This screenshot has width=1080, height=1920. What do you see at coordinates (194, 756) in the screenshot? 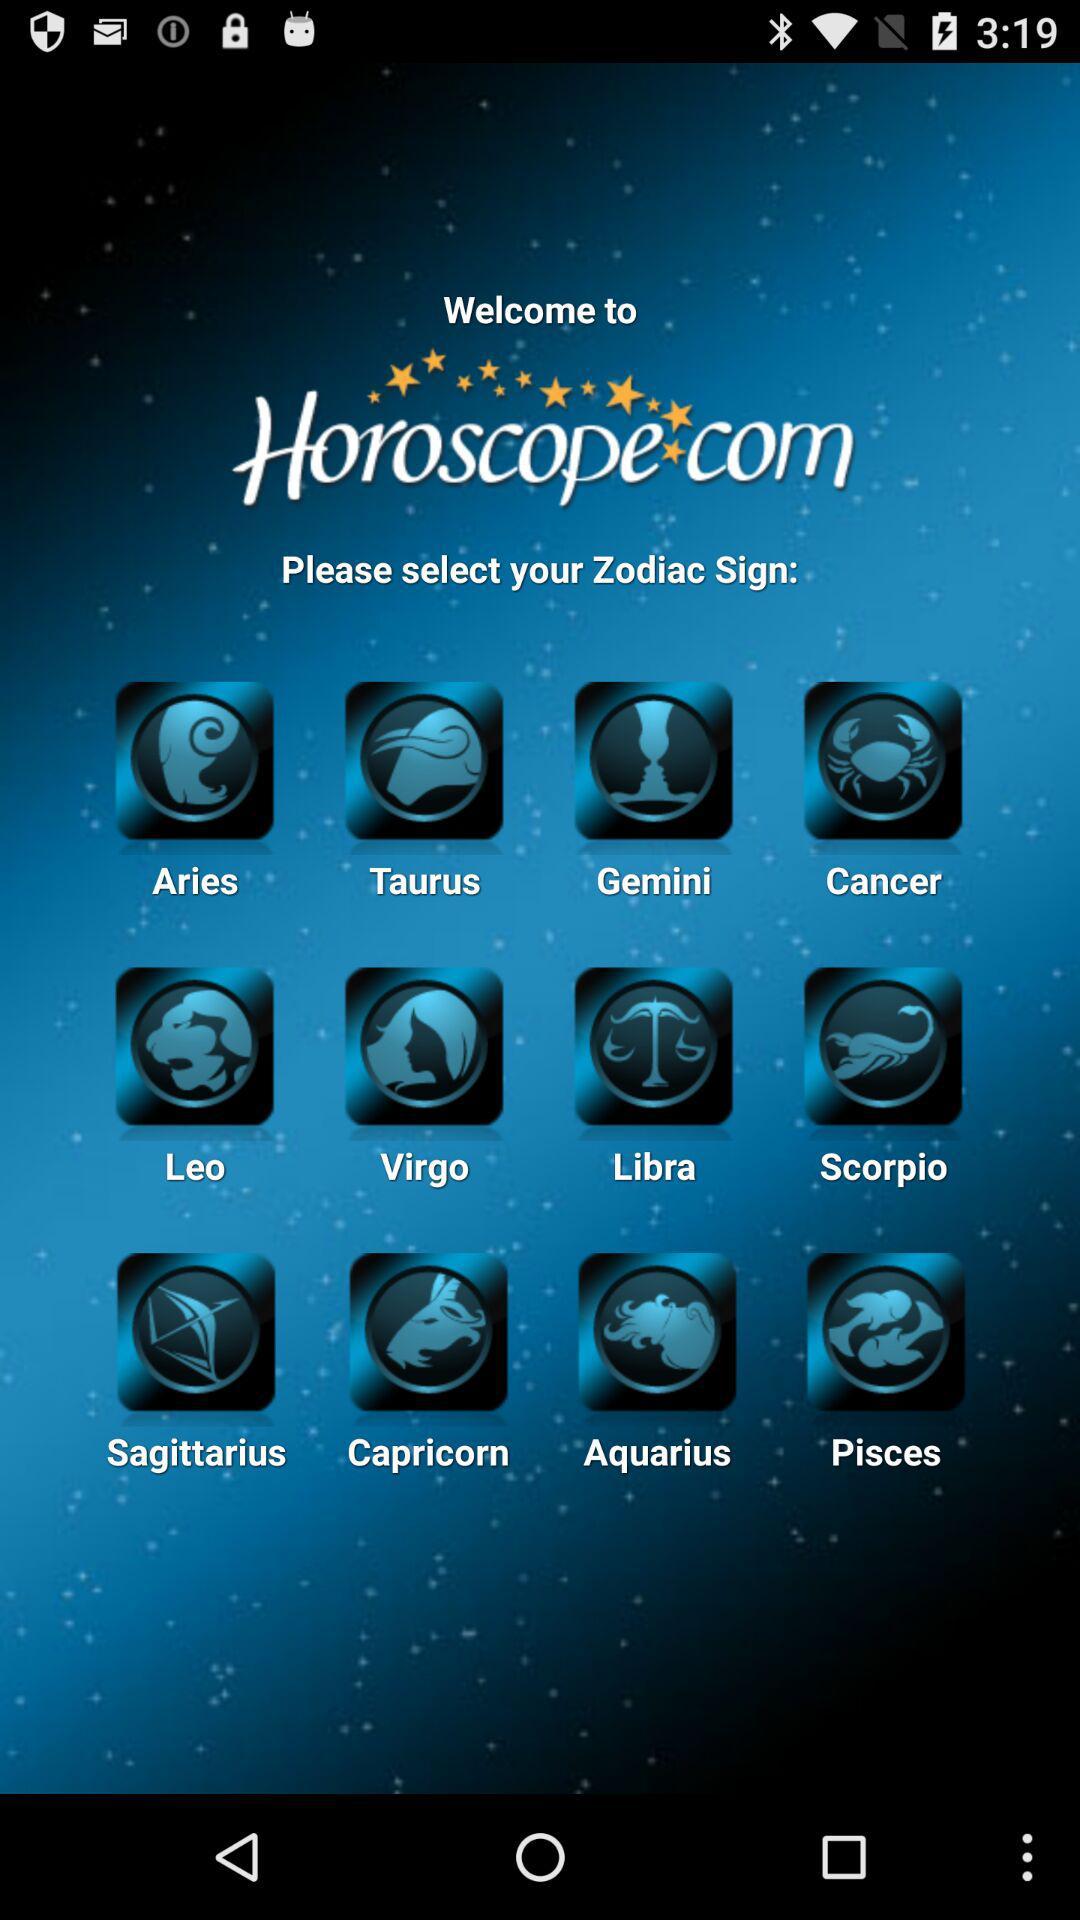
I see `the aries` at bounding box center [194, 756].